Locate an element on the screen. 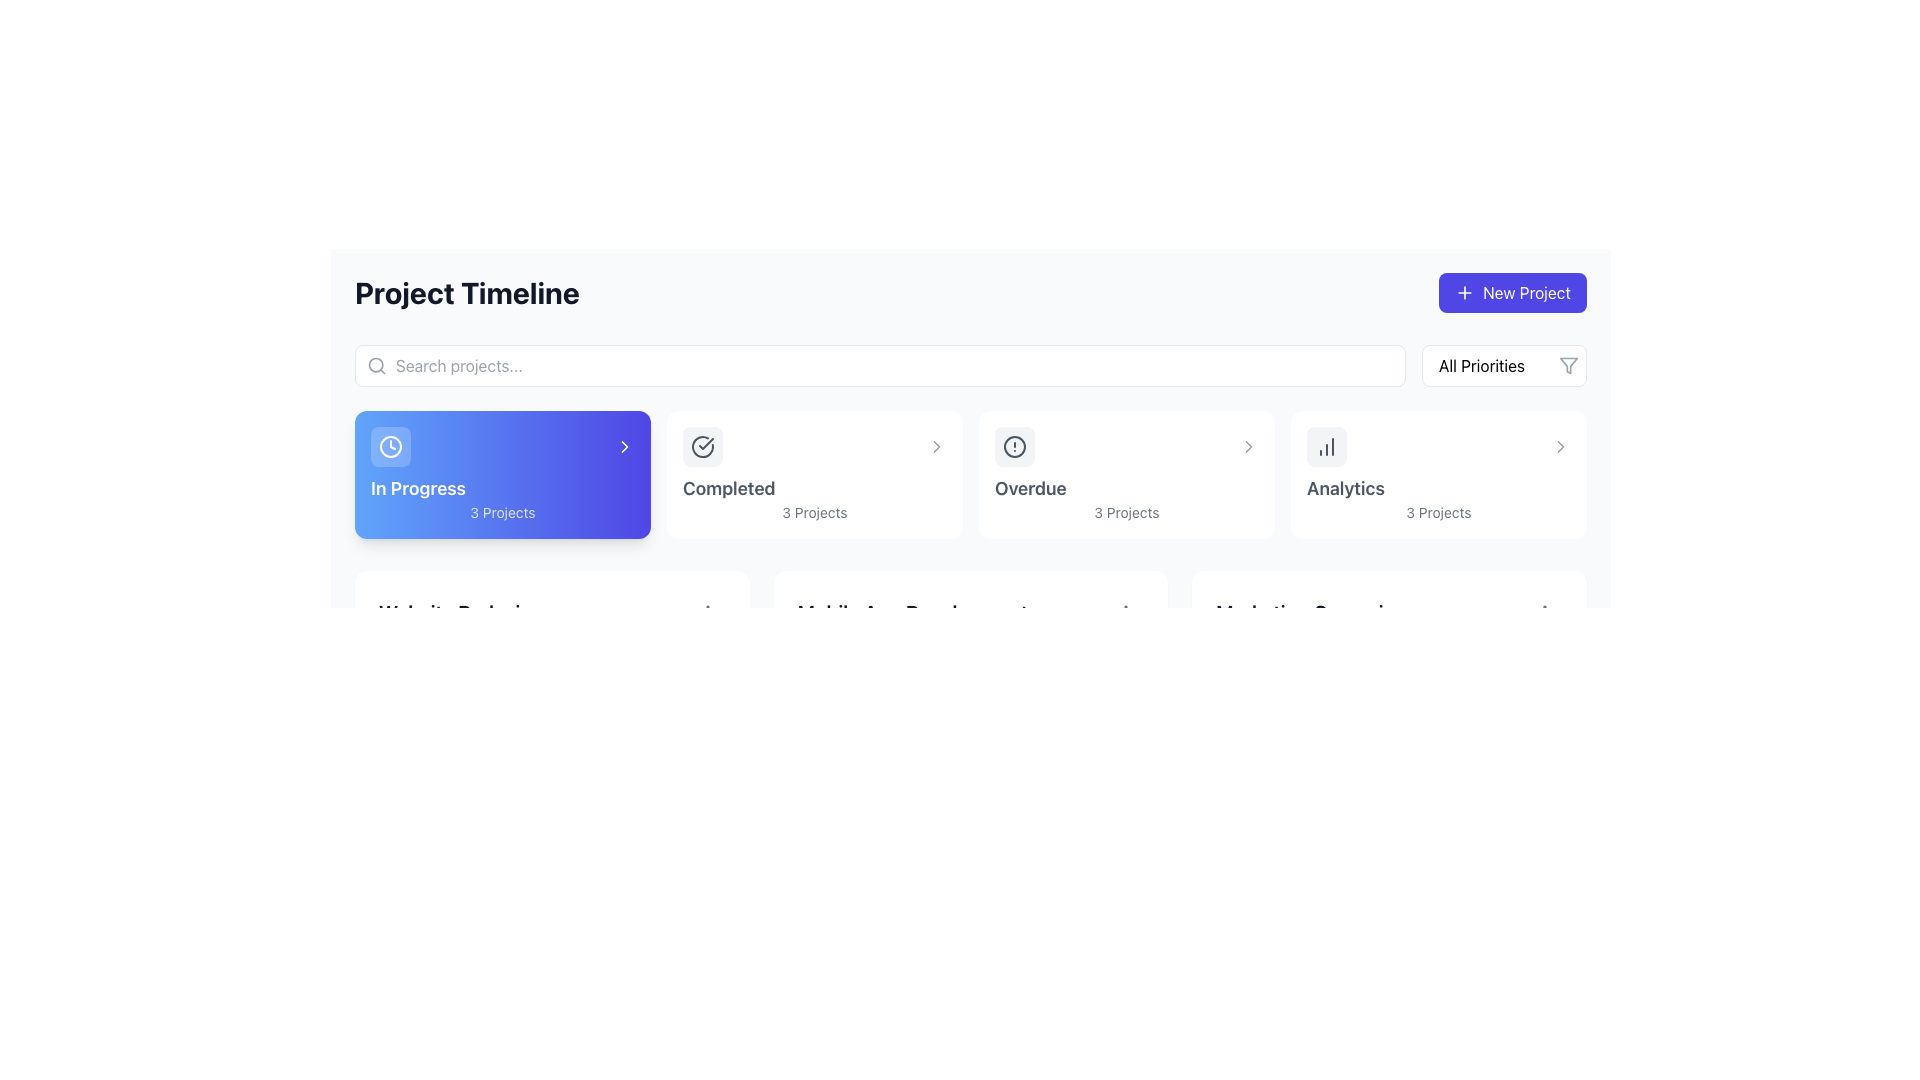 This screenshot has width=1920, height=1080. the small plus sign icon with a blue background, part of the 'New Project' button located at the upper-right corner of the interface is located at coordinates (1464, 293).